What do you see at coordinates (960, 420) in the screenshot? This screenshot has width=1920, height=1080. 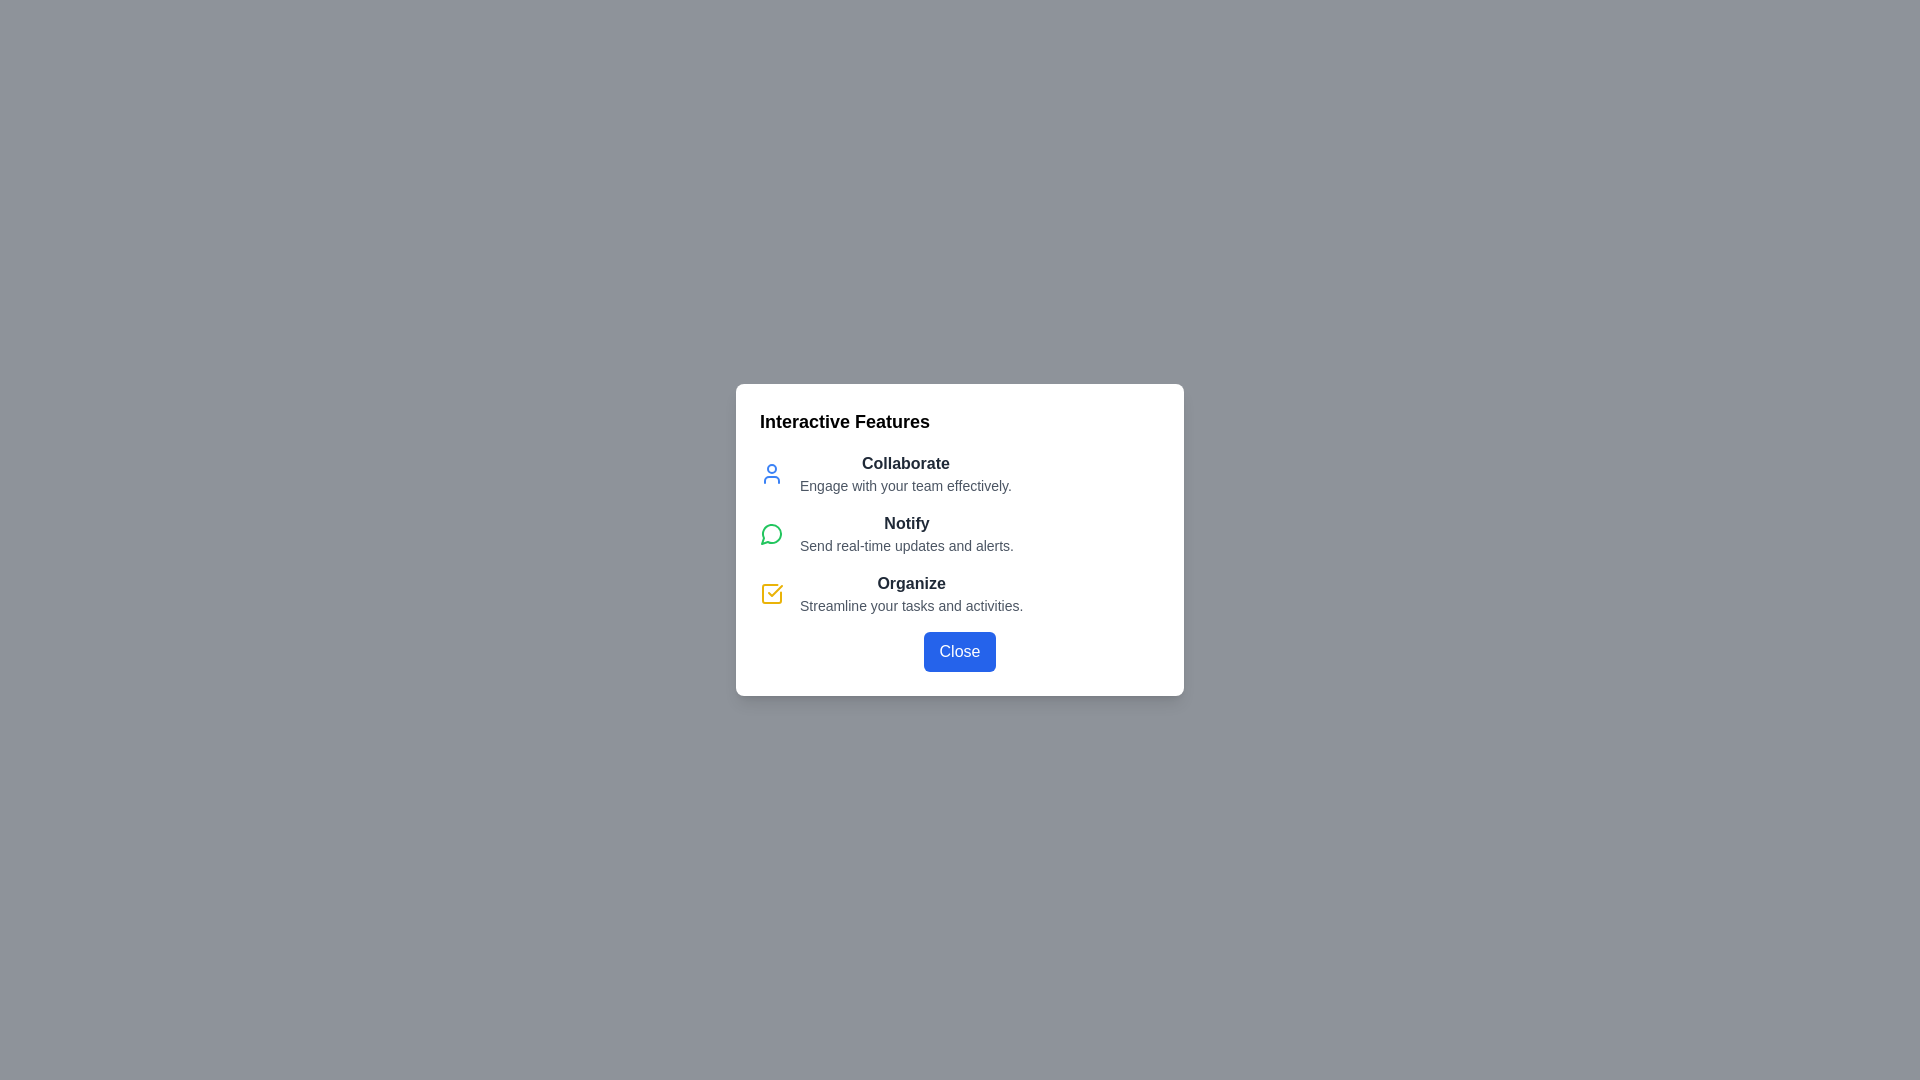 I see `the modal header to focus on it` at bounding box center [960, 420].